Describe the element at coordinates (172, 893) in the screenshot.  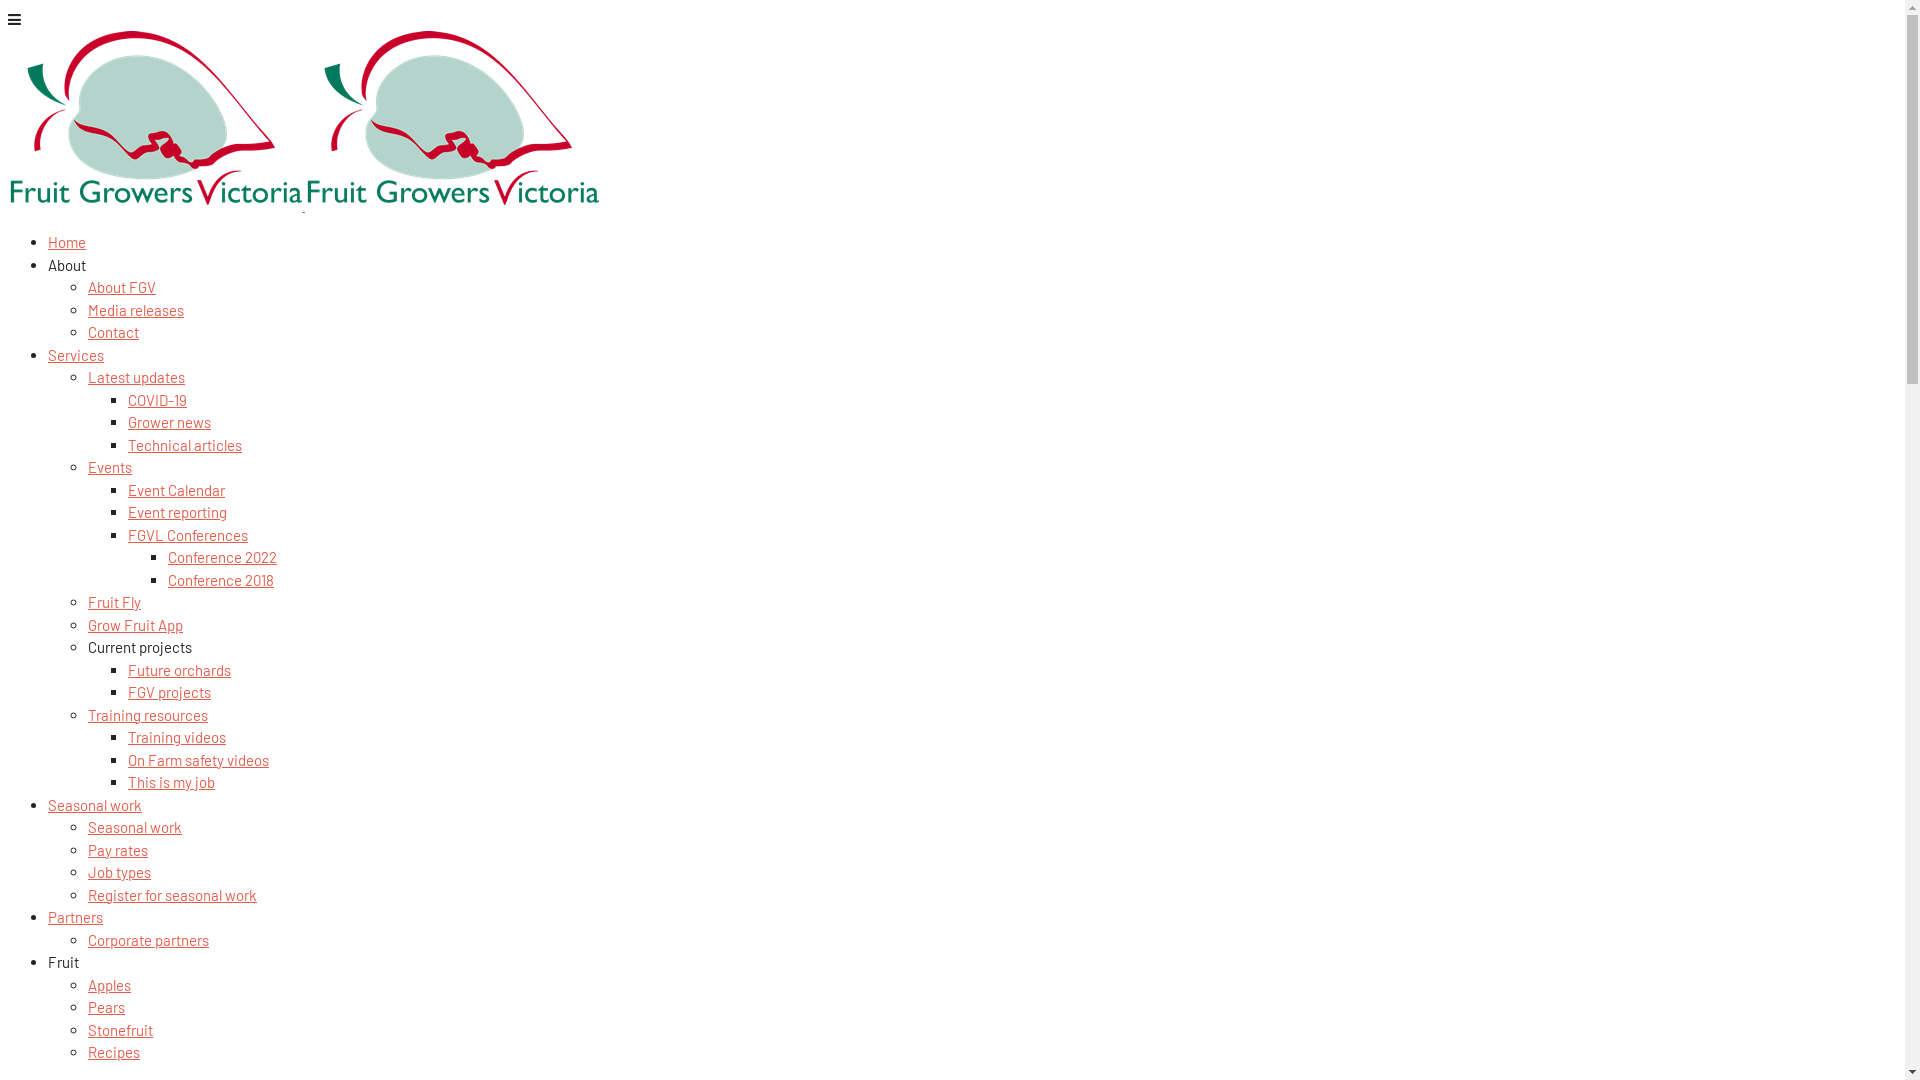
I see `'Register for seasonal work'` at that location.